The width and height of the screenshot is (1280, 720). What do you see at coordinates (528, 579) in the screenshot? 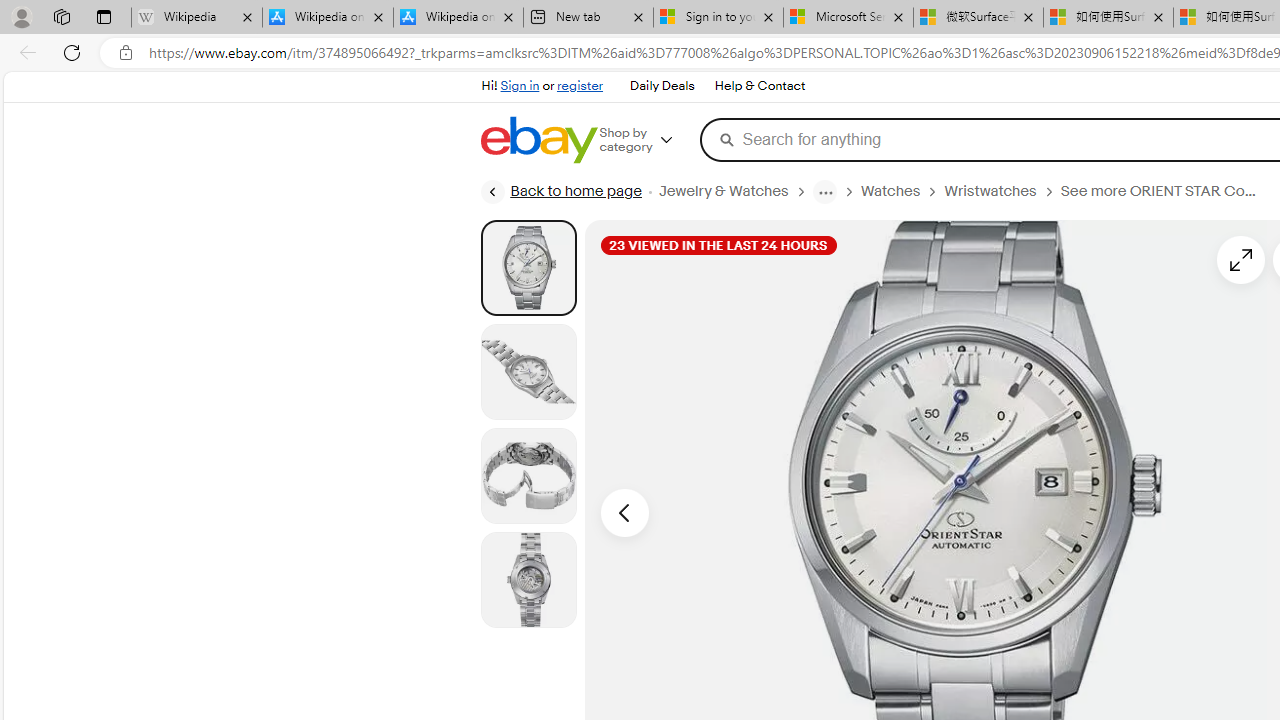
I see `'Picture 4 of 4'` at bounding box center [528, 579].